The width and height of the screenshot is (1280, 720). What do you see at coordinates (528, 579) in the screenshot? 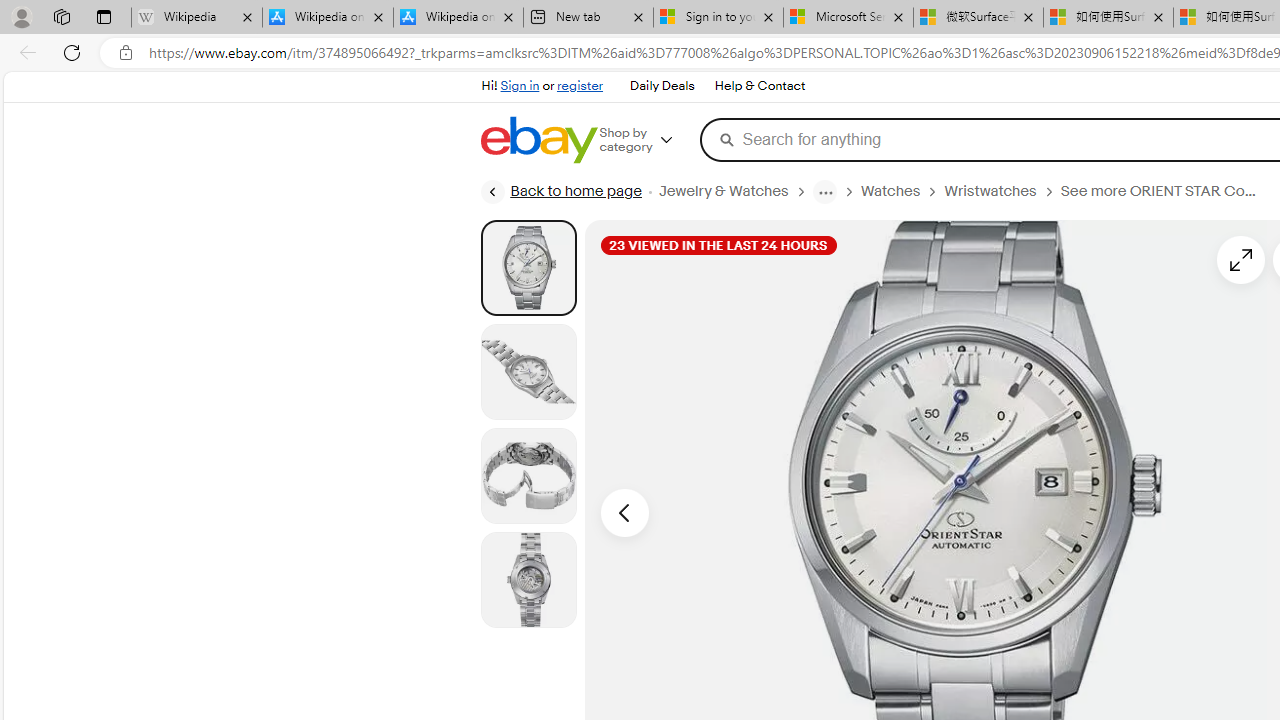
I see `'Picture 4 of 4'` at bounding box center [528, 579].